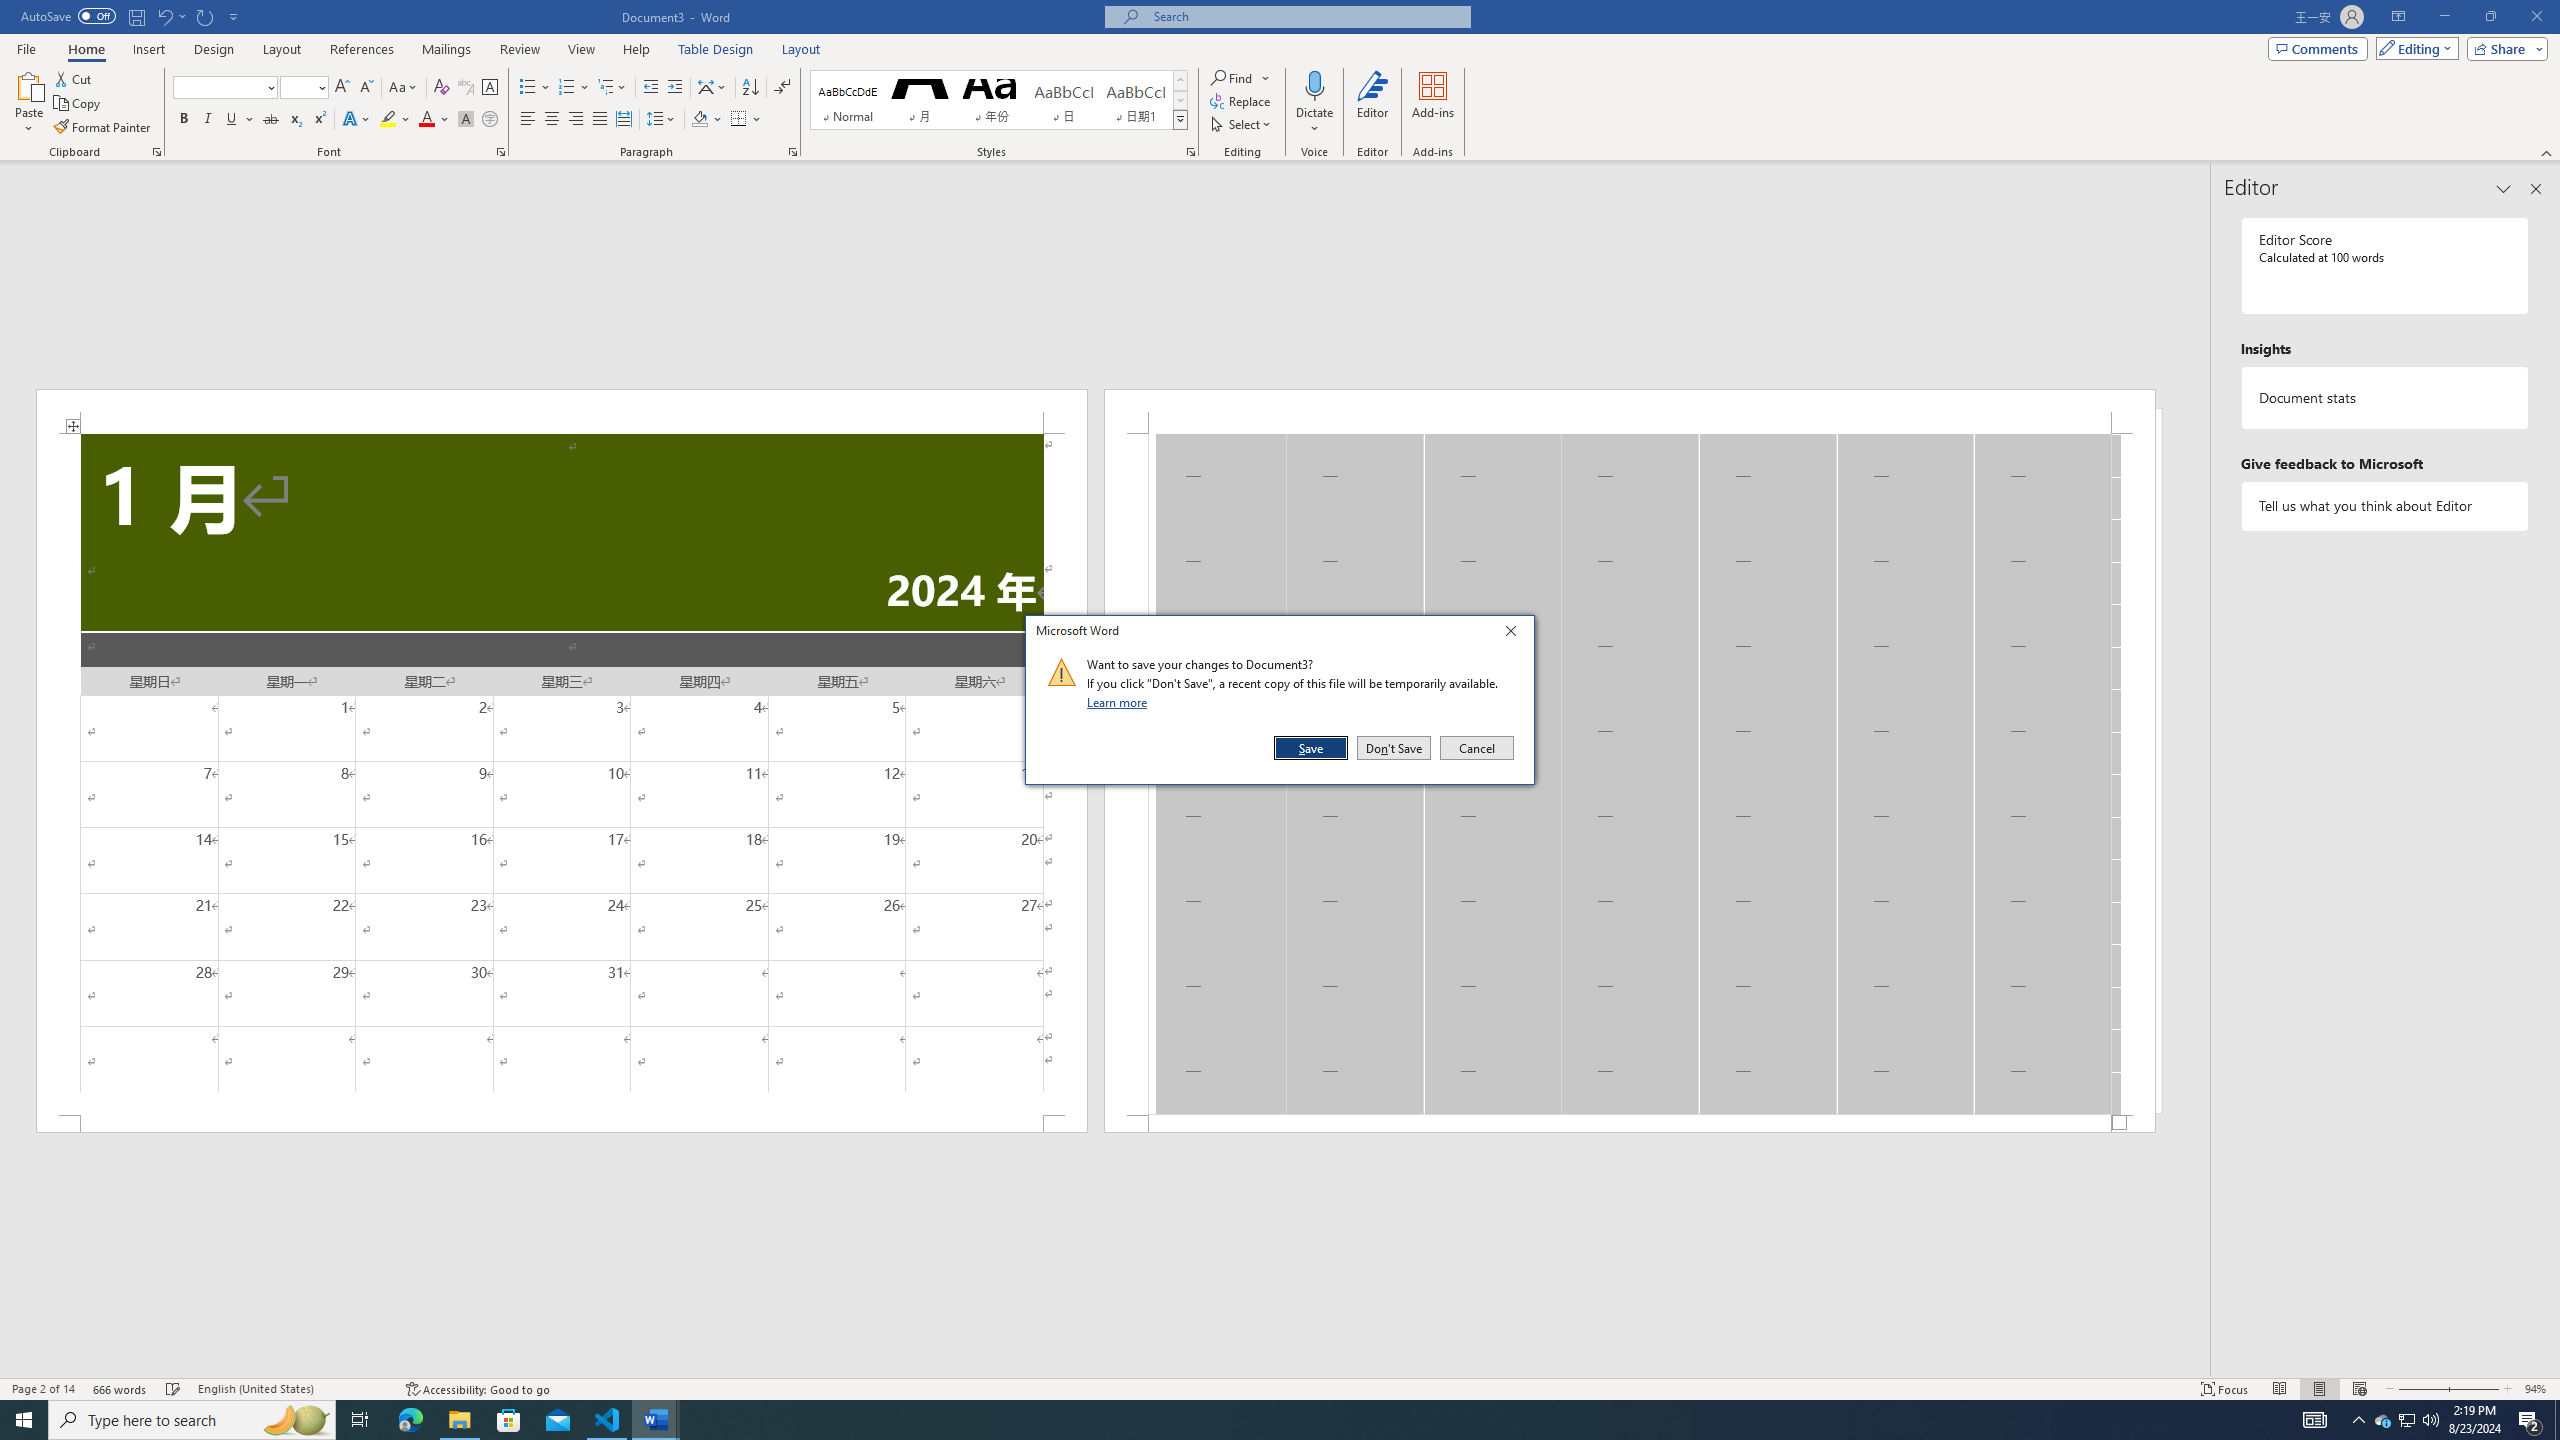  What do you see at coordinates (1120, 701) in the screenshot?
I see `'Learn more'` at bounding box center [1120, 701].